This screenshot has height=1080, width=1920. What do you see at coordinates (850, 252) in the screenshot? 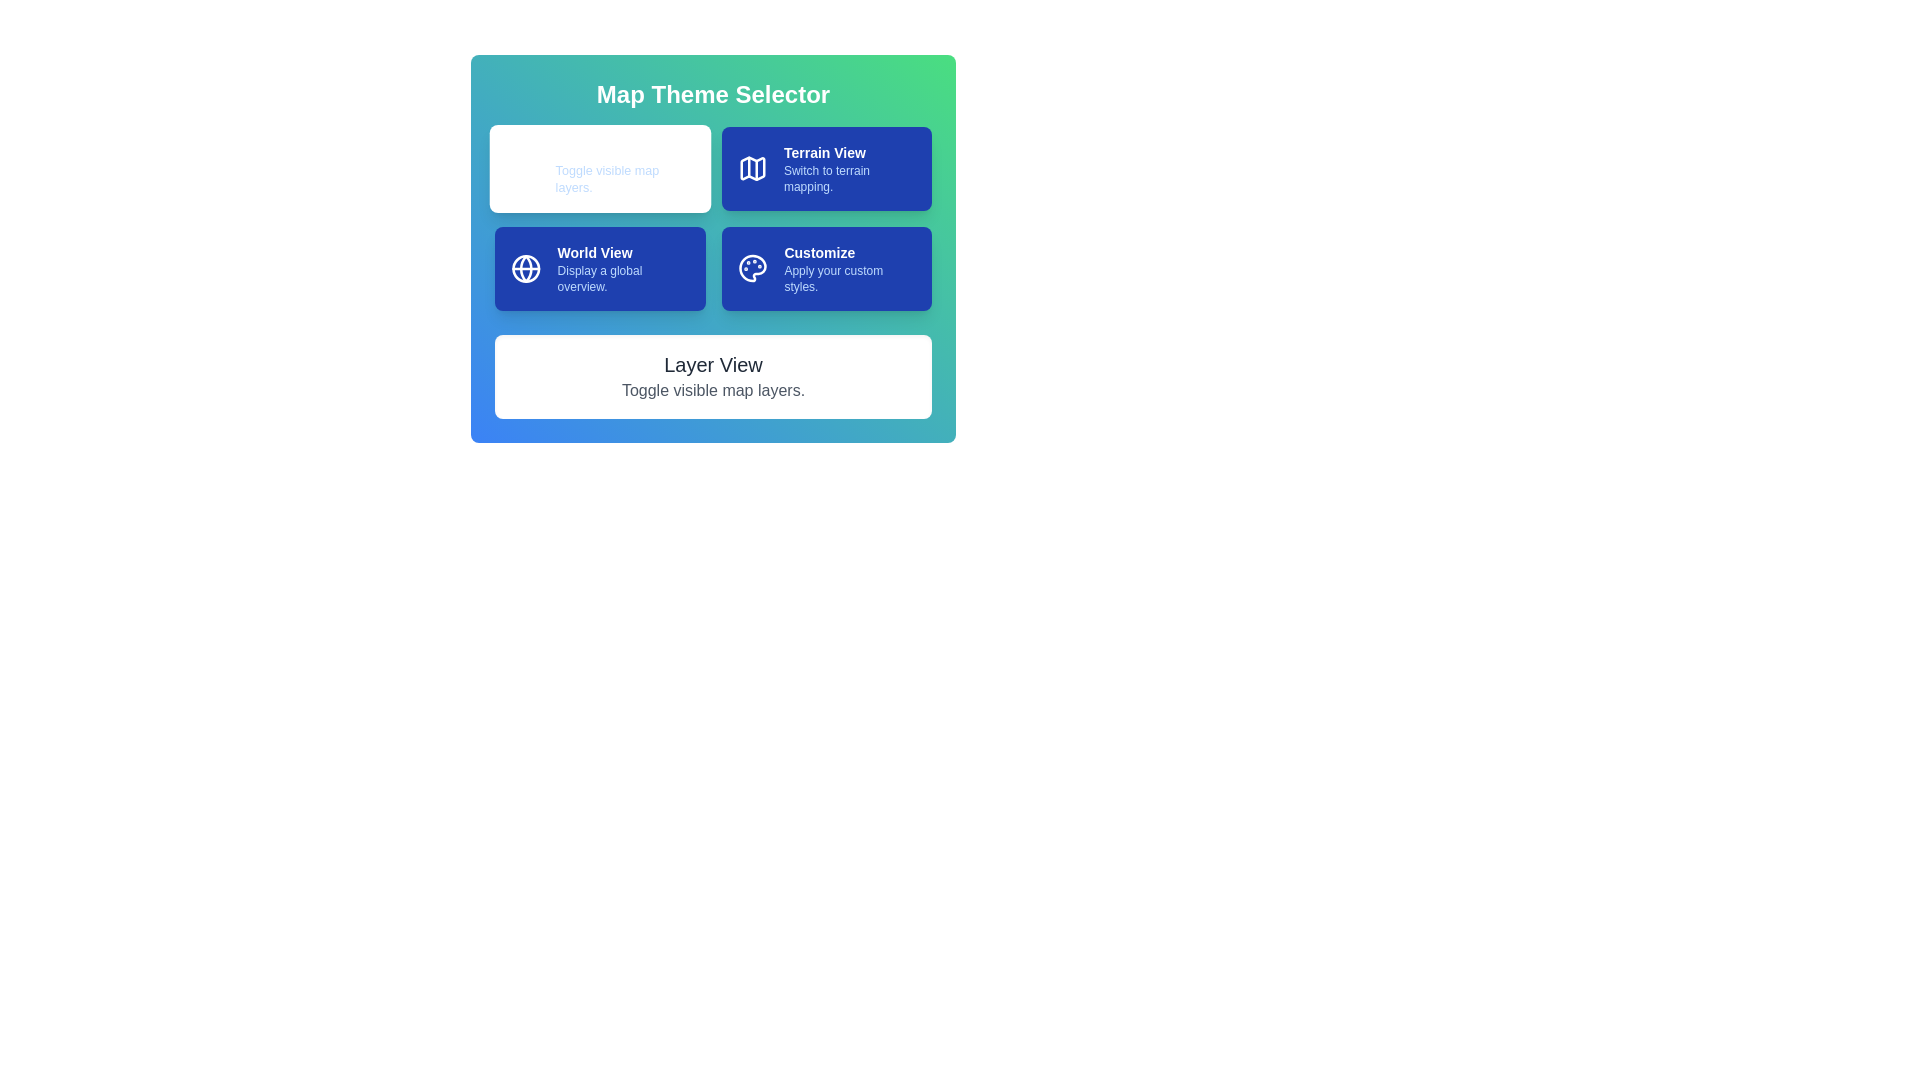
I see `the 'Customize' static text label, which is styled in white bold font on a dark blue background, located in the 'Map Theme Selector' interface under the 'Apply your custom styles' section` at bounding box center [850, 252].